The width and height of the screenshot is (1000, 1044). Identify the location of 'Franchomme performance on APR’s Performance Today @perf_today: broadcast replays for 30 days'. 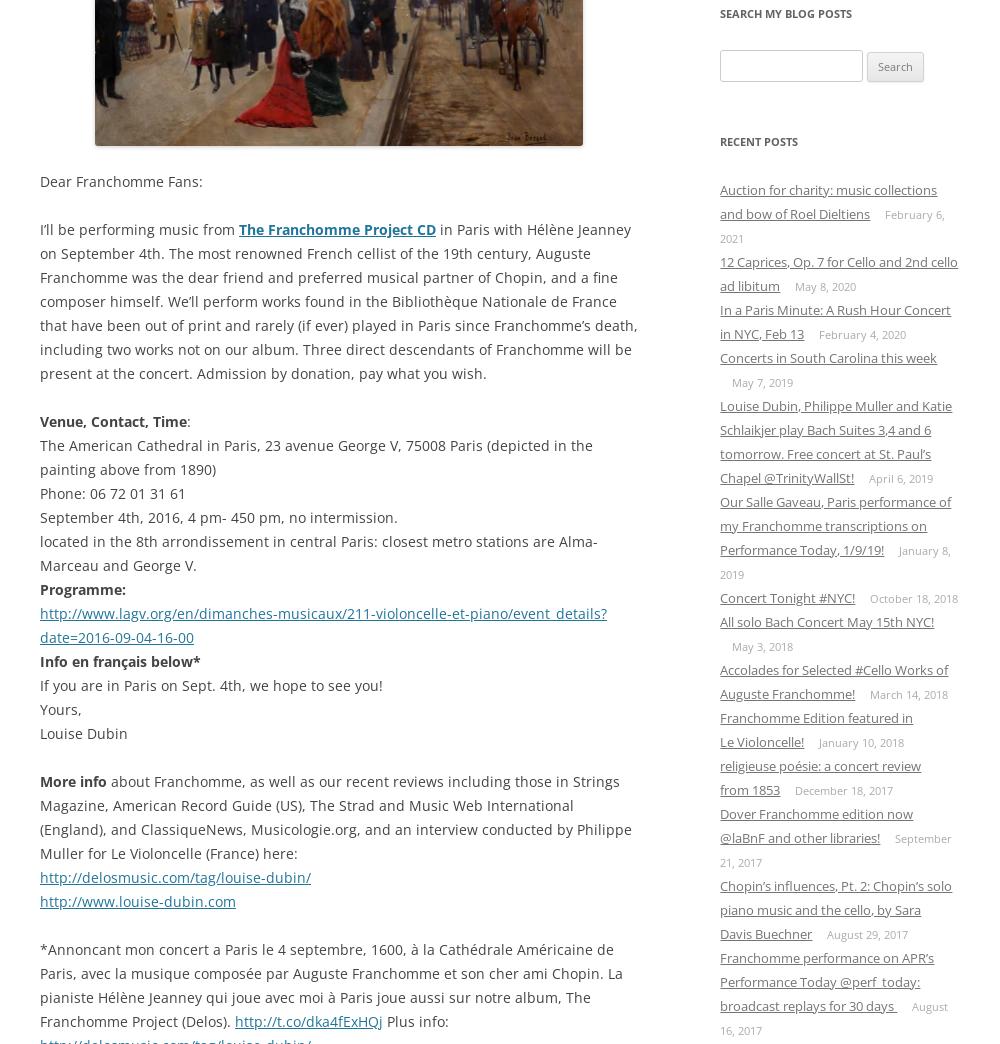
(826, 981).